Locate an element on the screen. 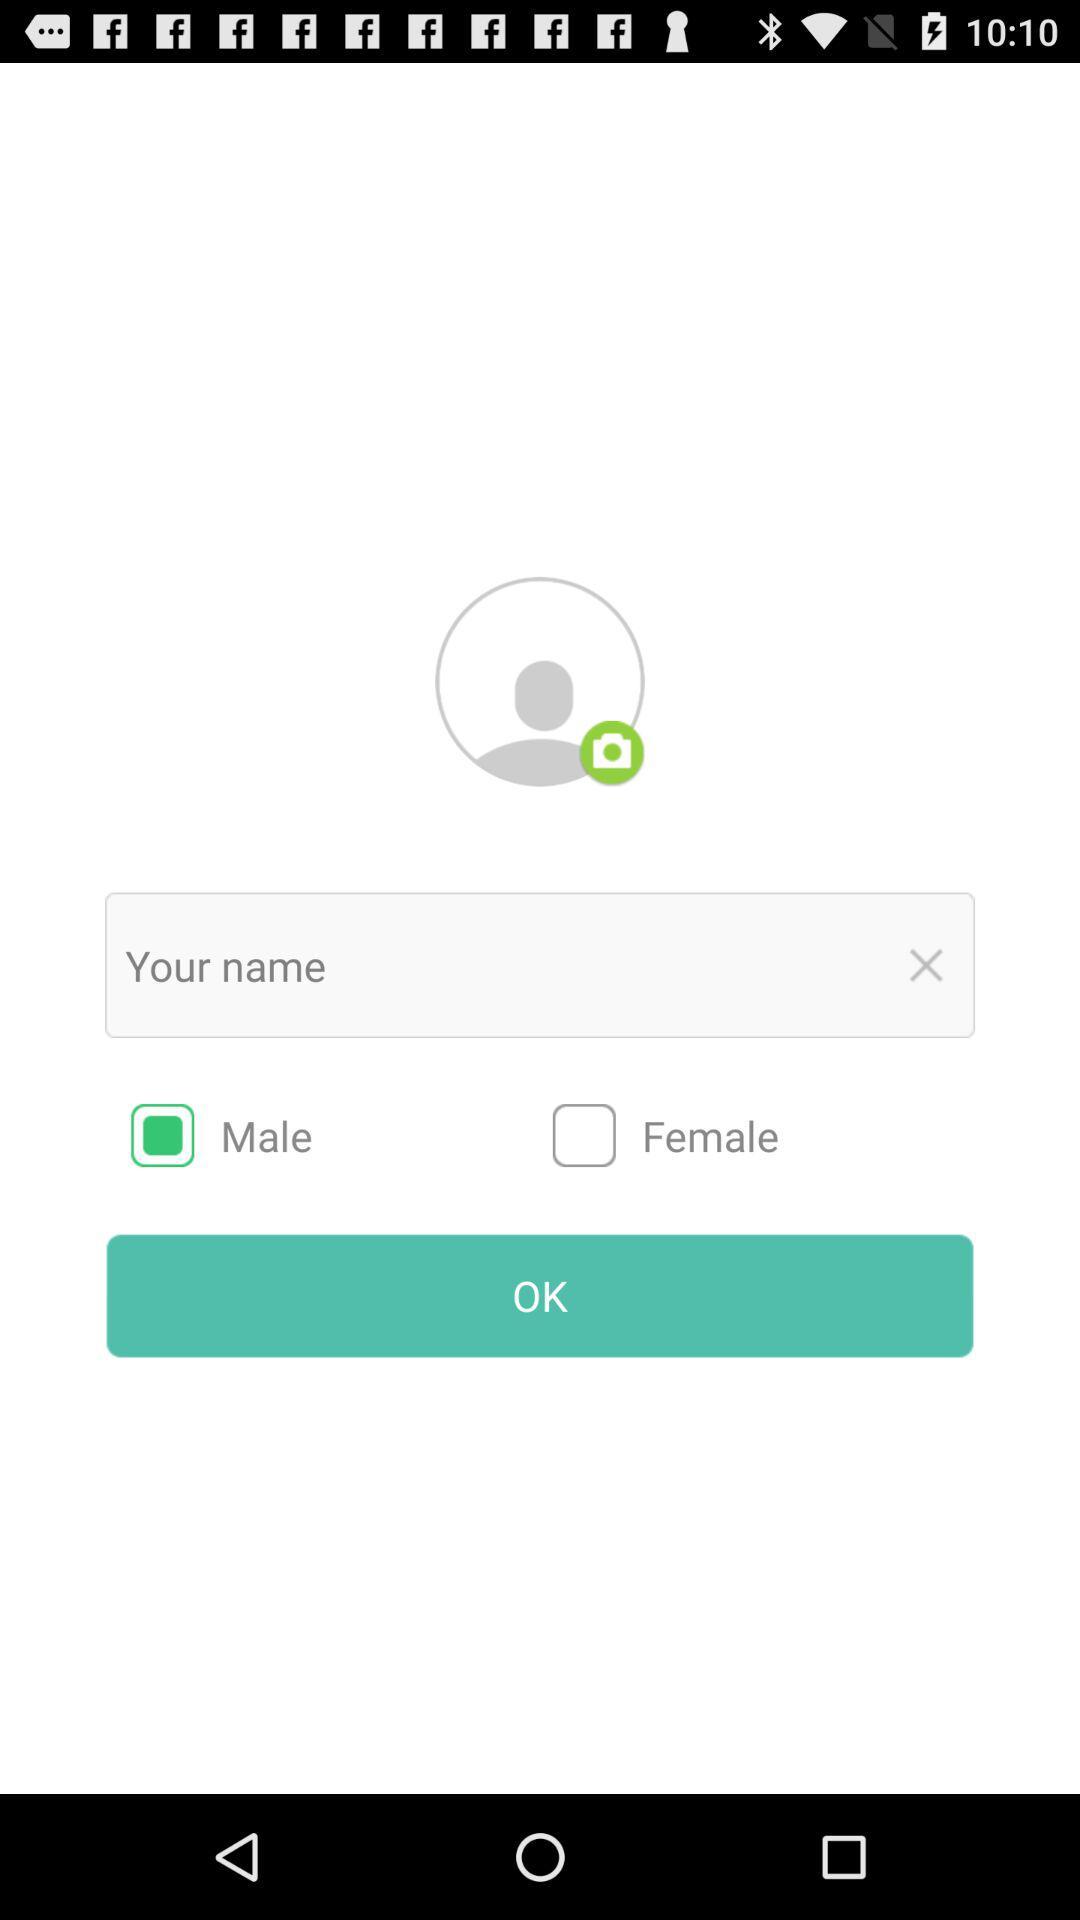  name field is located at coordinates (496, 965).